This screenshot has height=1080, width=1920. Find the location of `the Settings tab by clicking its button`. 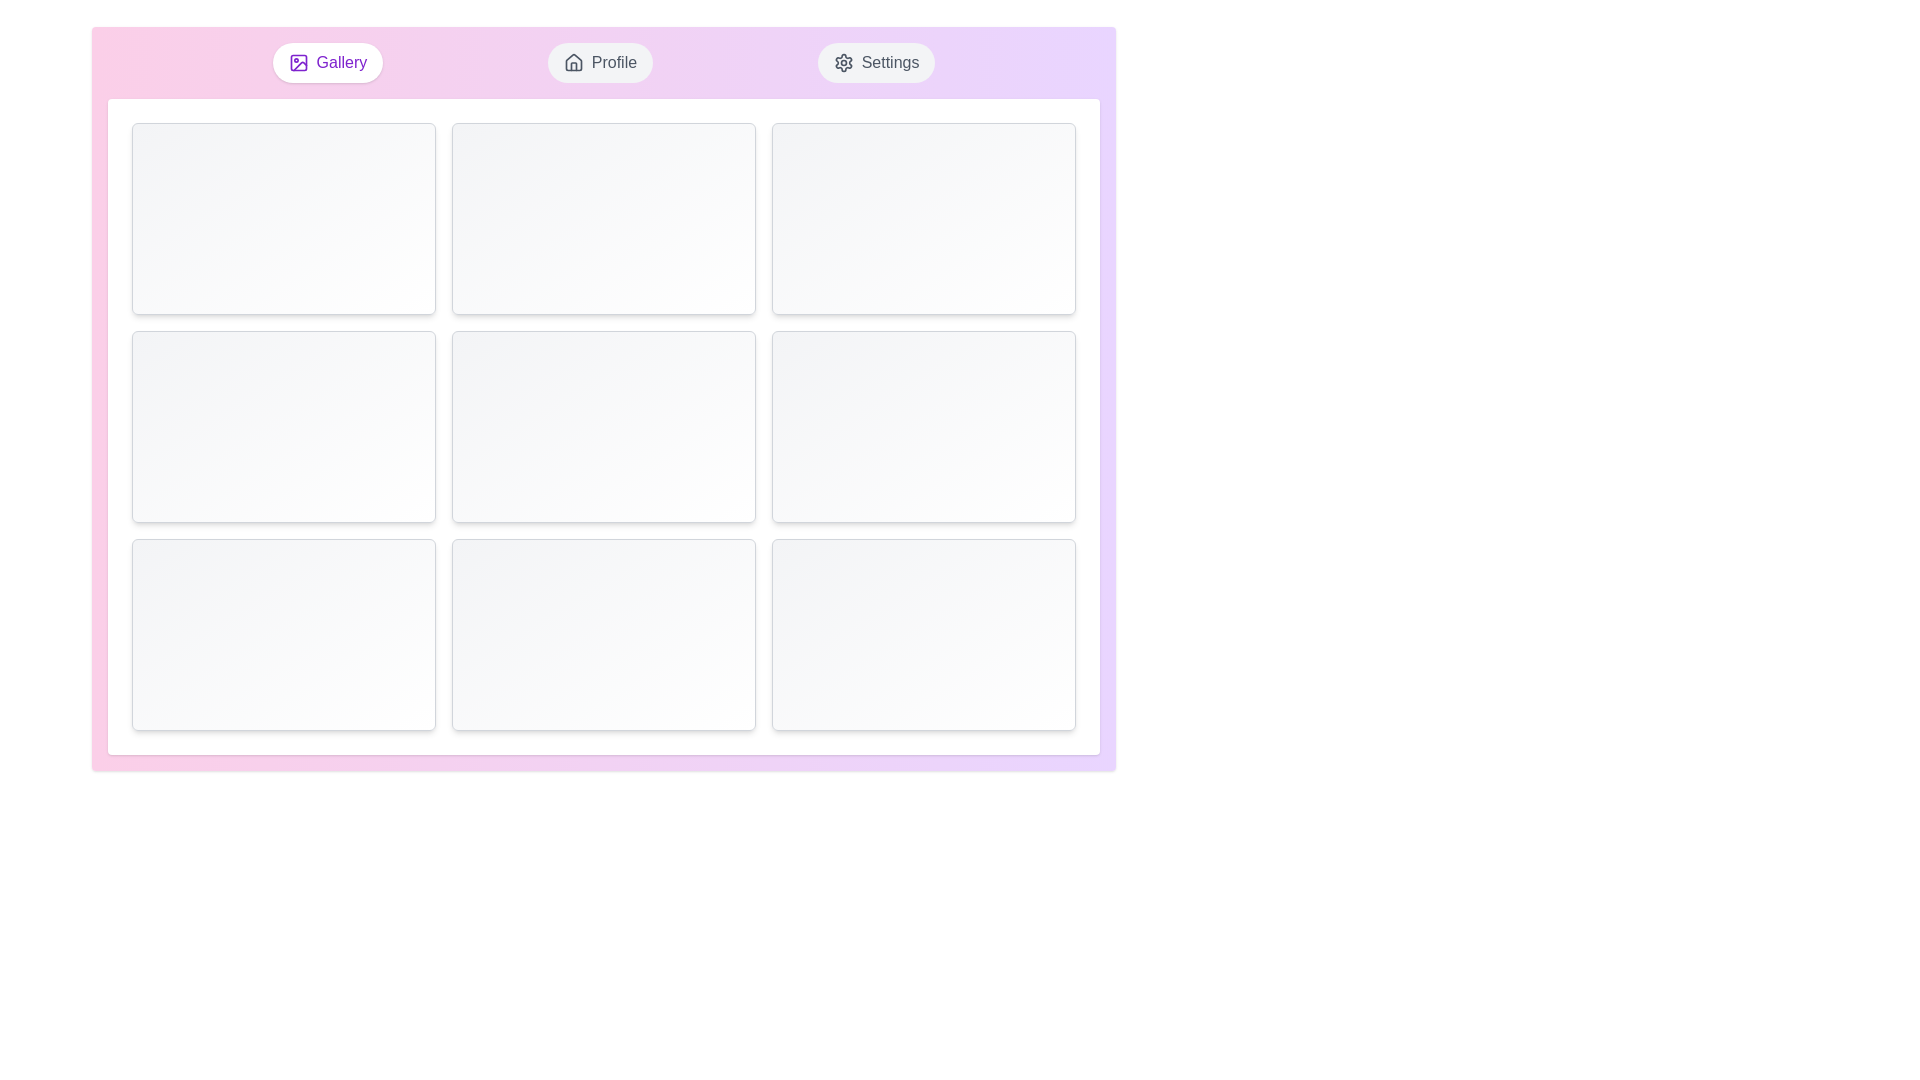

the Settings tab by clicking its button is located at coordinates (876, 61).